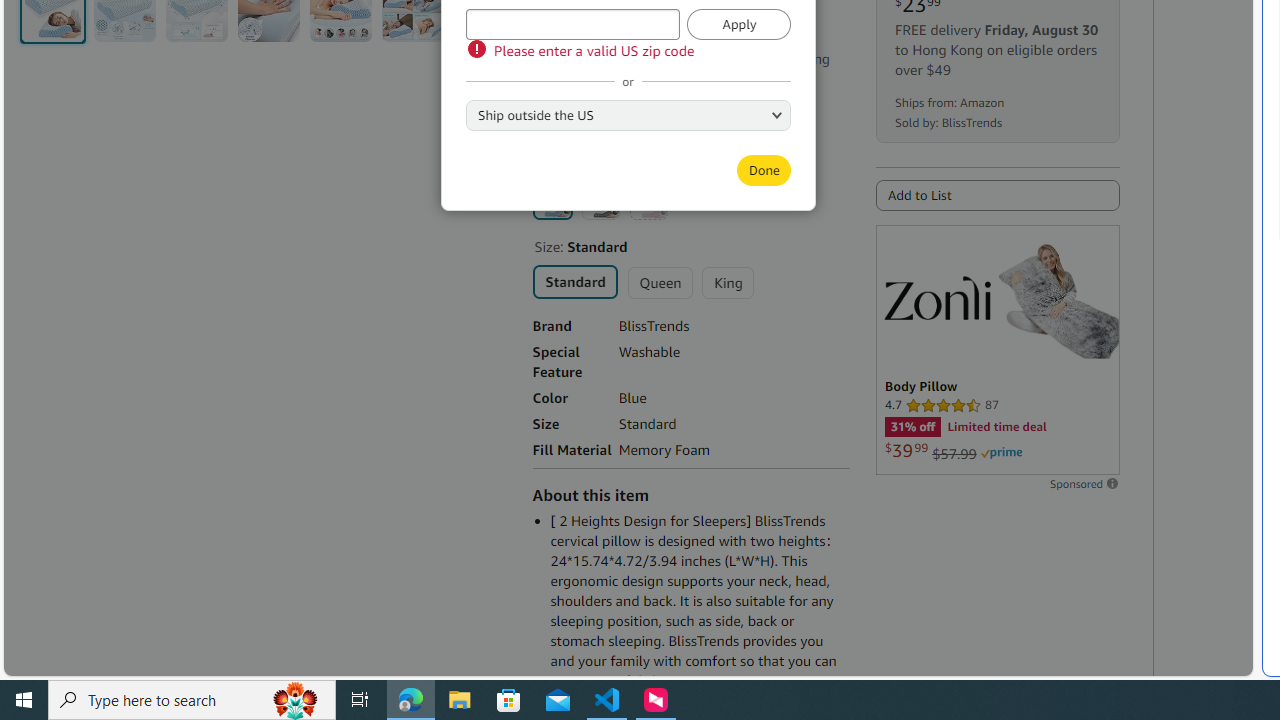 The image size is (1280, 720). I want to click on 'Done', so click(762, 170).